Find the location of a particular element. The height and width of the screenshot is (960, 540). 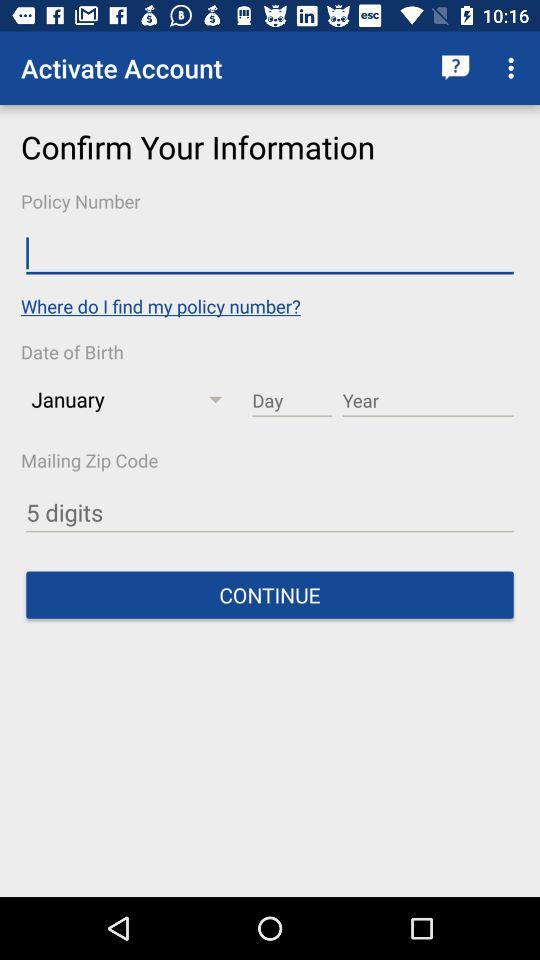

zip code is located at coordinates (270, 512).